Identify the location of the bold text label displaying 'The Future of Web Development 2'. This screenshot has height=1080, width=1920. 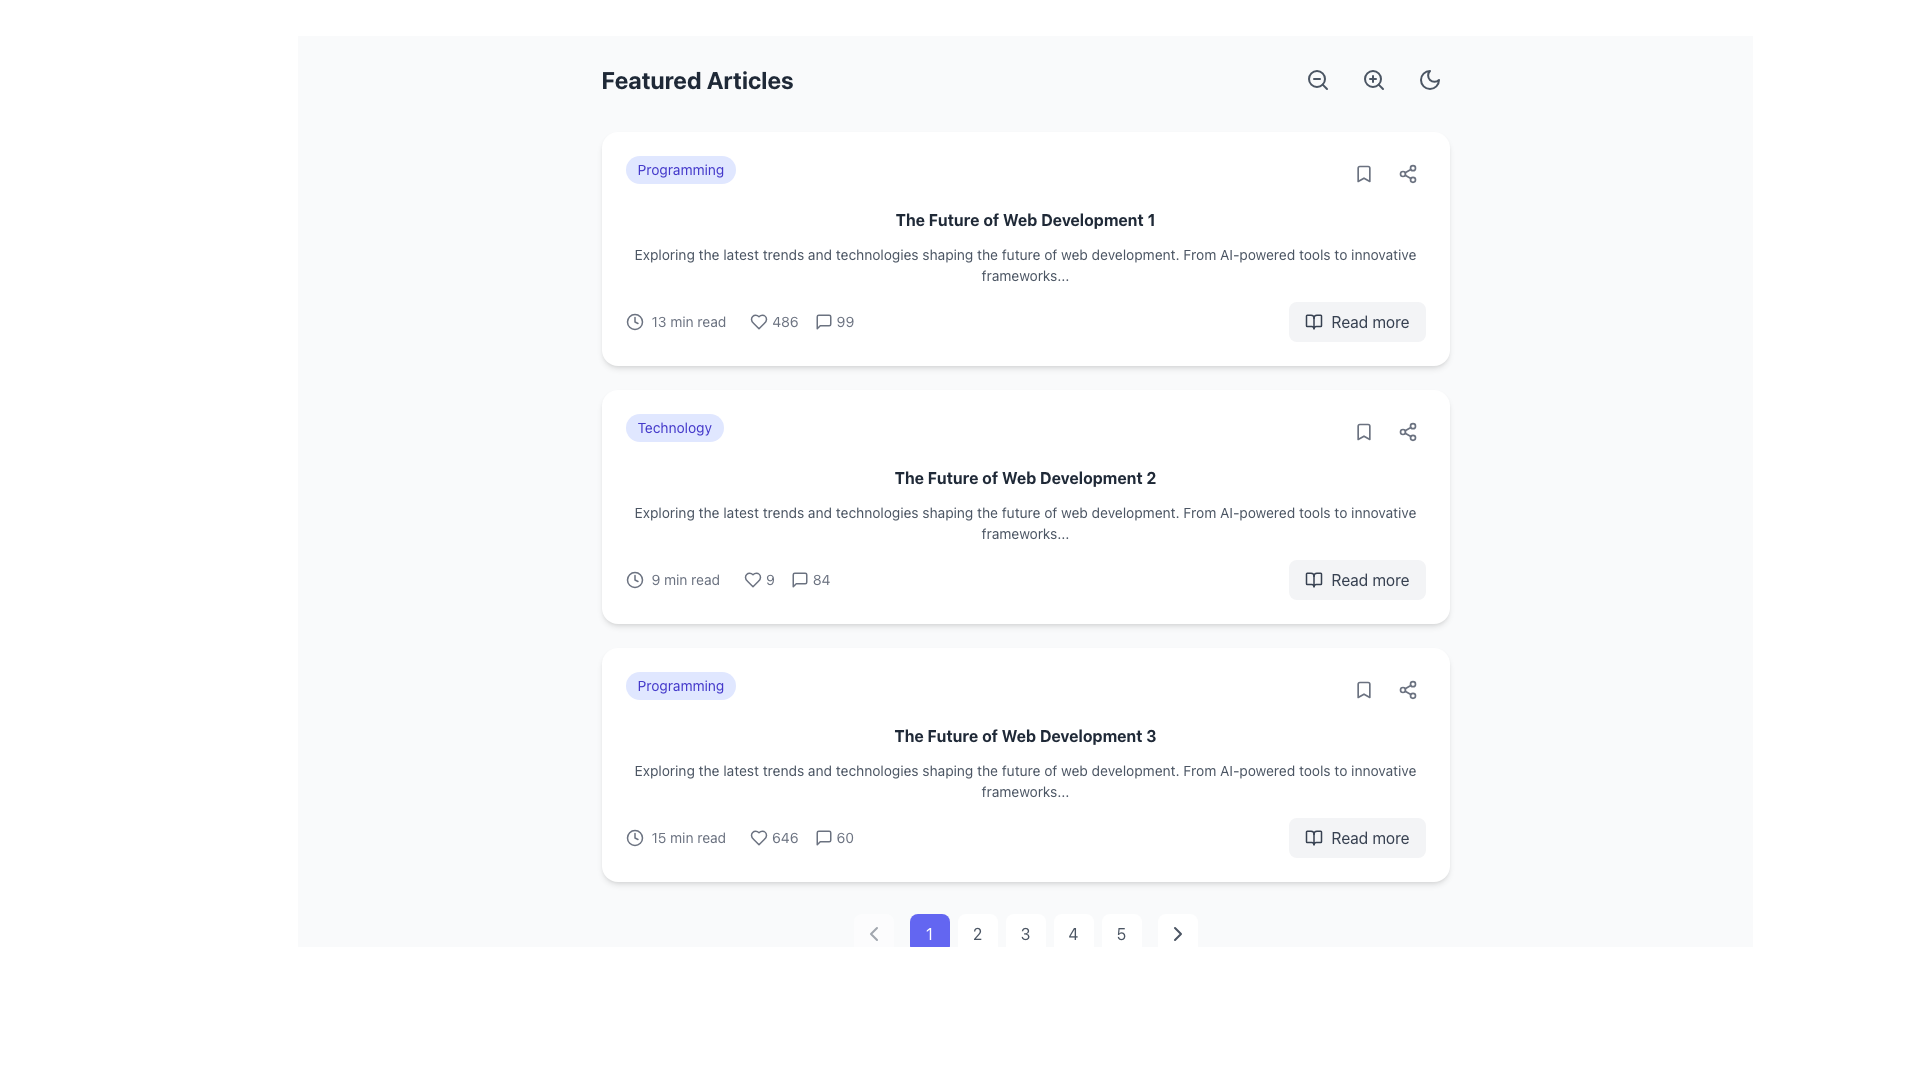
(1025, 478).